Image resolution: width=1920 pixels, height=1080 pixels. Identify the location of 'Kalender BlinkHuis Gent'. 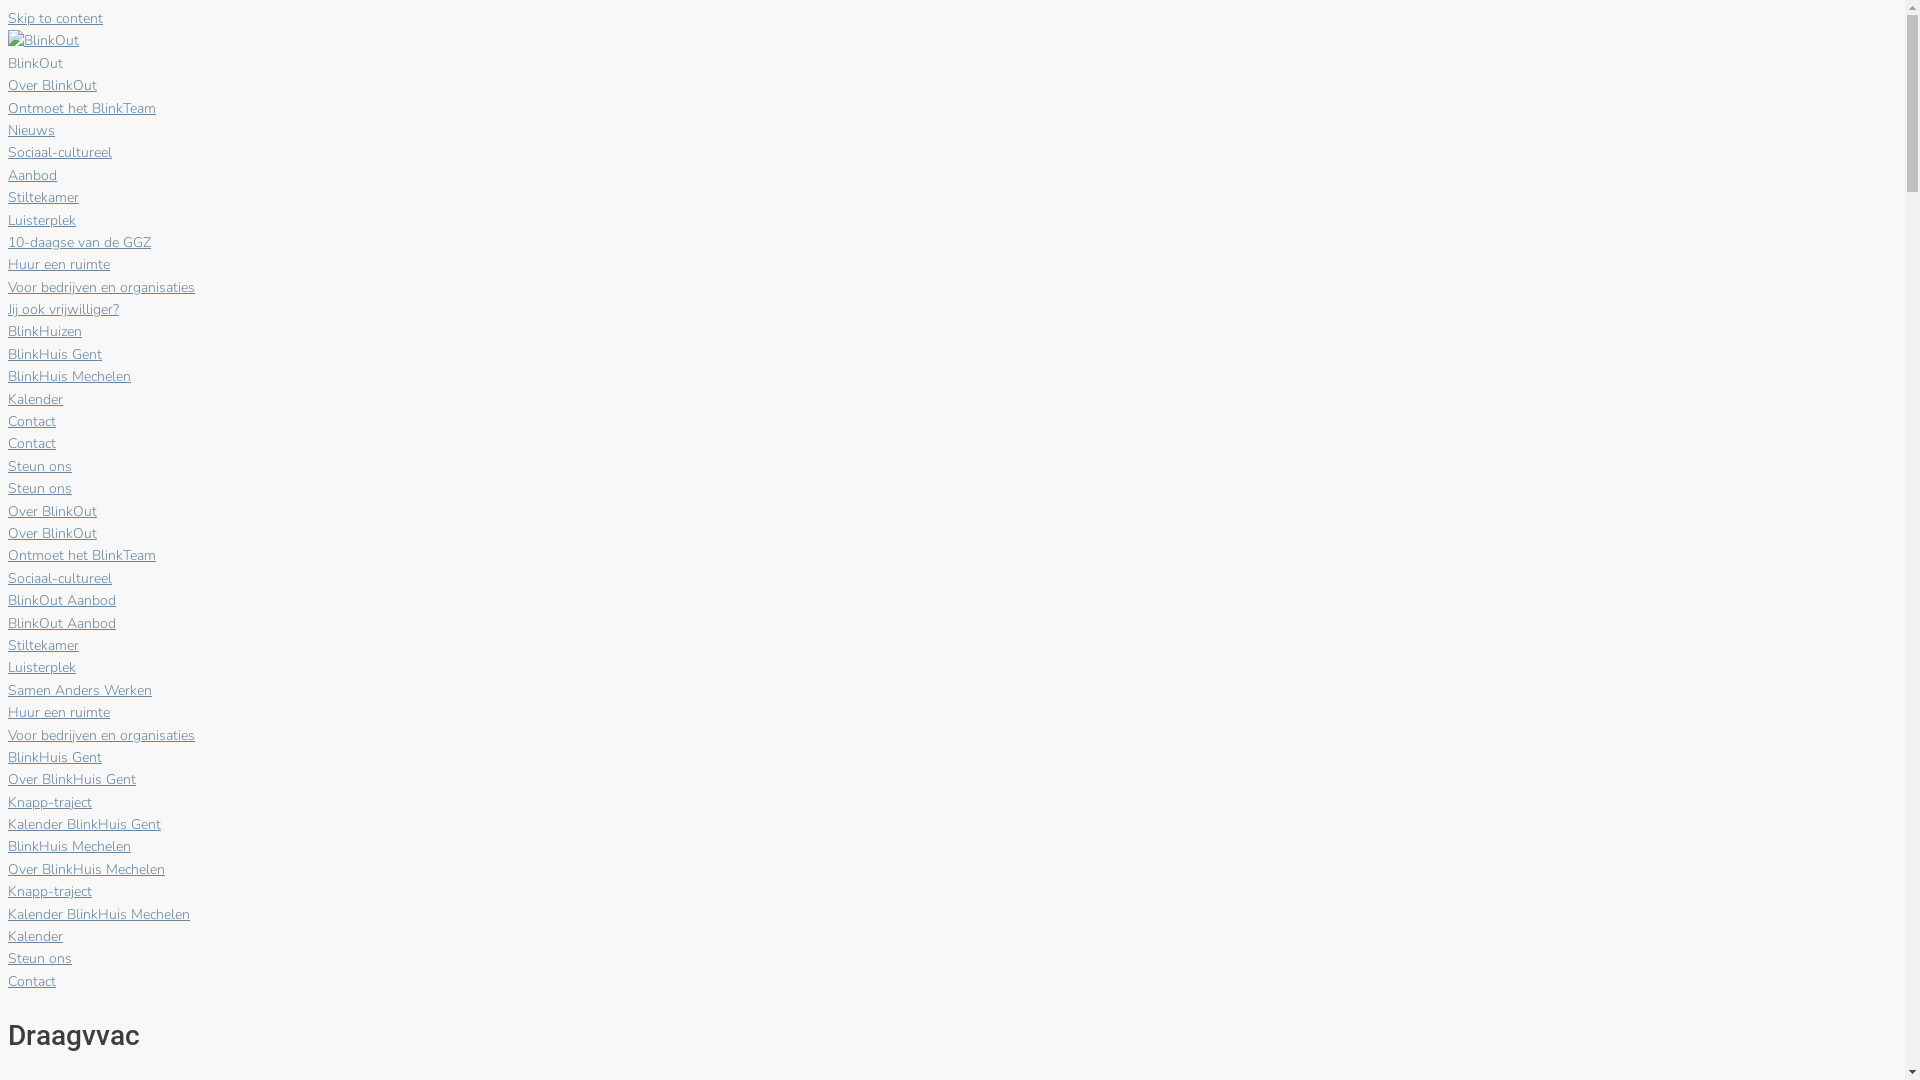
(83, 824).